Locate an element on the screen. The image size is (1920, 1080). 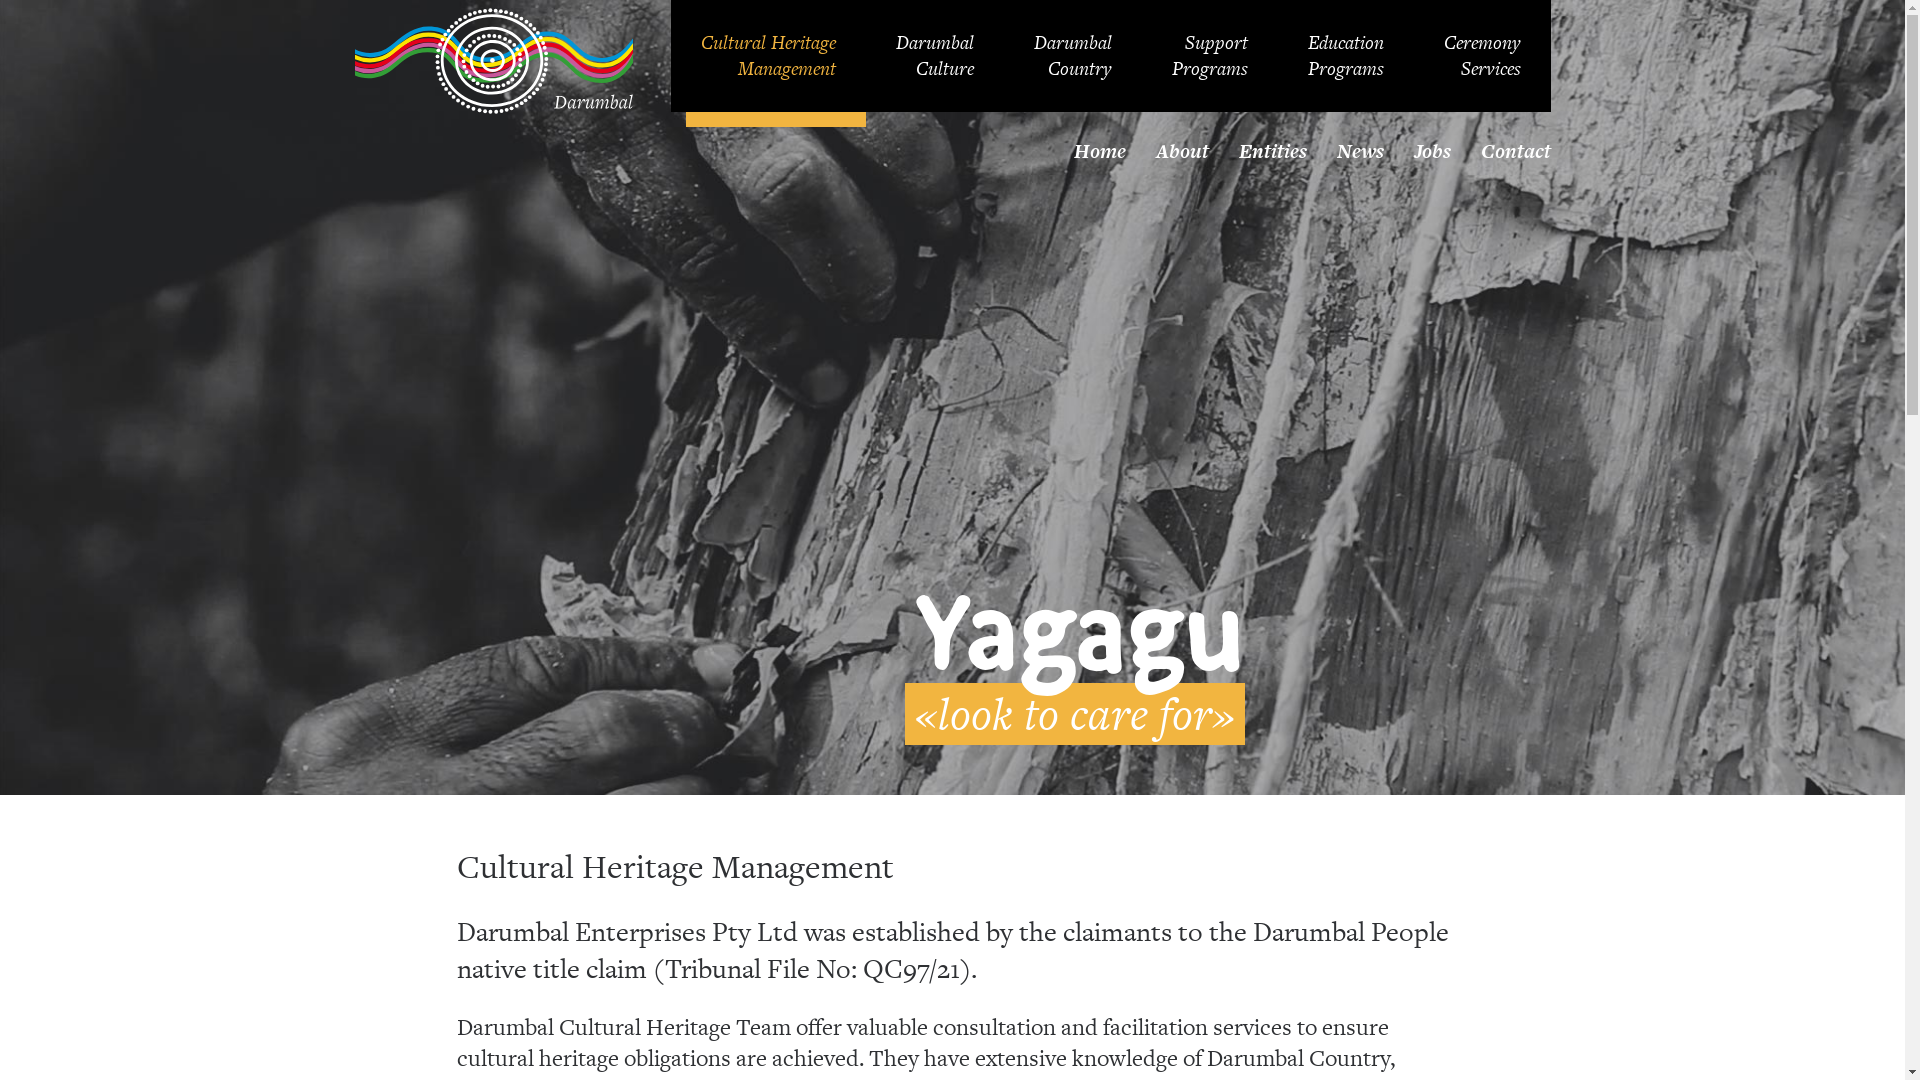
'Support is located at coordinates (1208, 55).